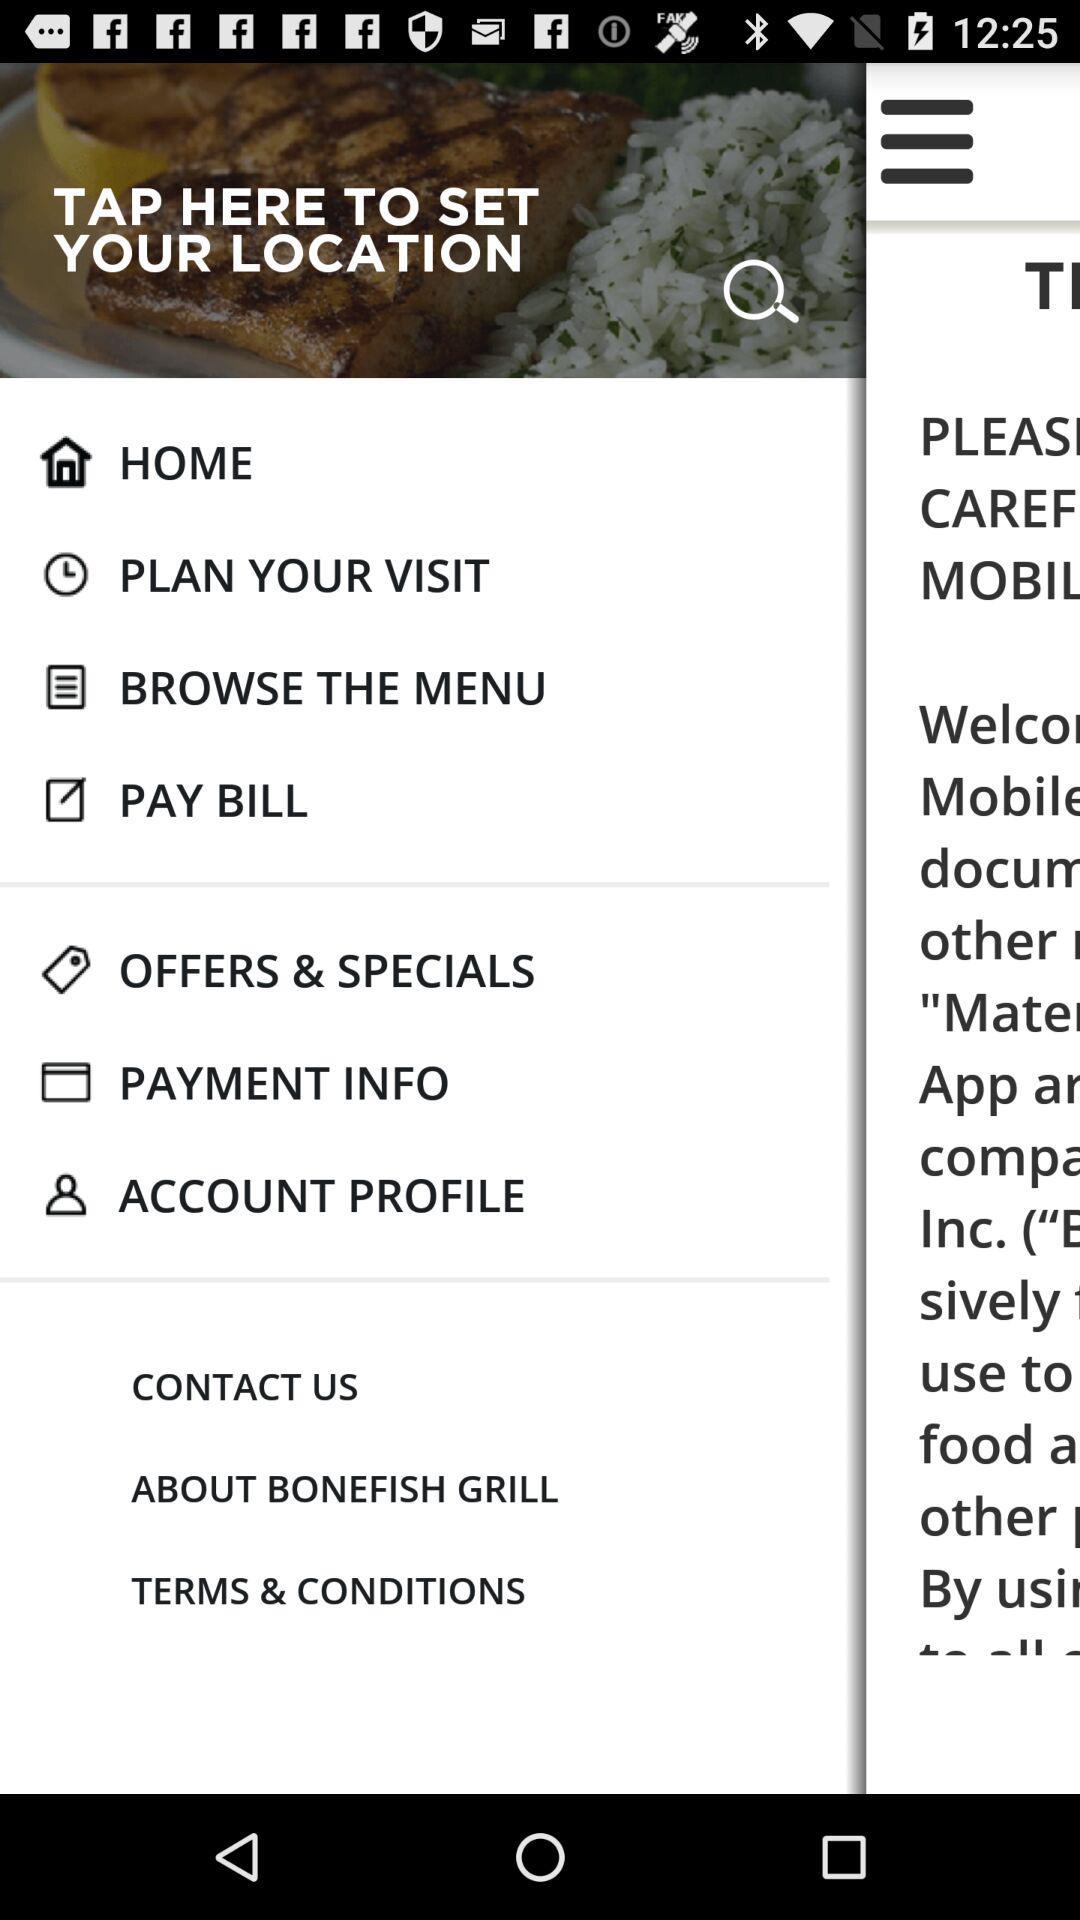 The height and width of the screenshot is (1920, 1080). Describe the element at coordinates (304, 573) in the screenshot. I see `the icon next to please read these app` at that location.